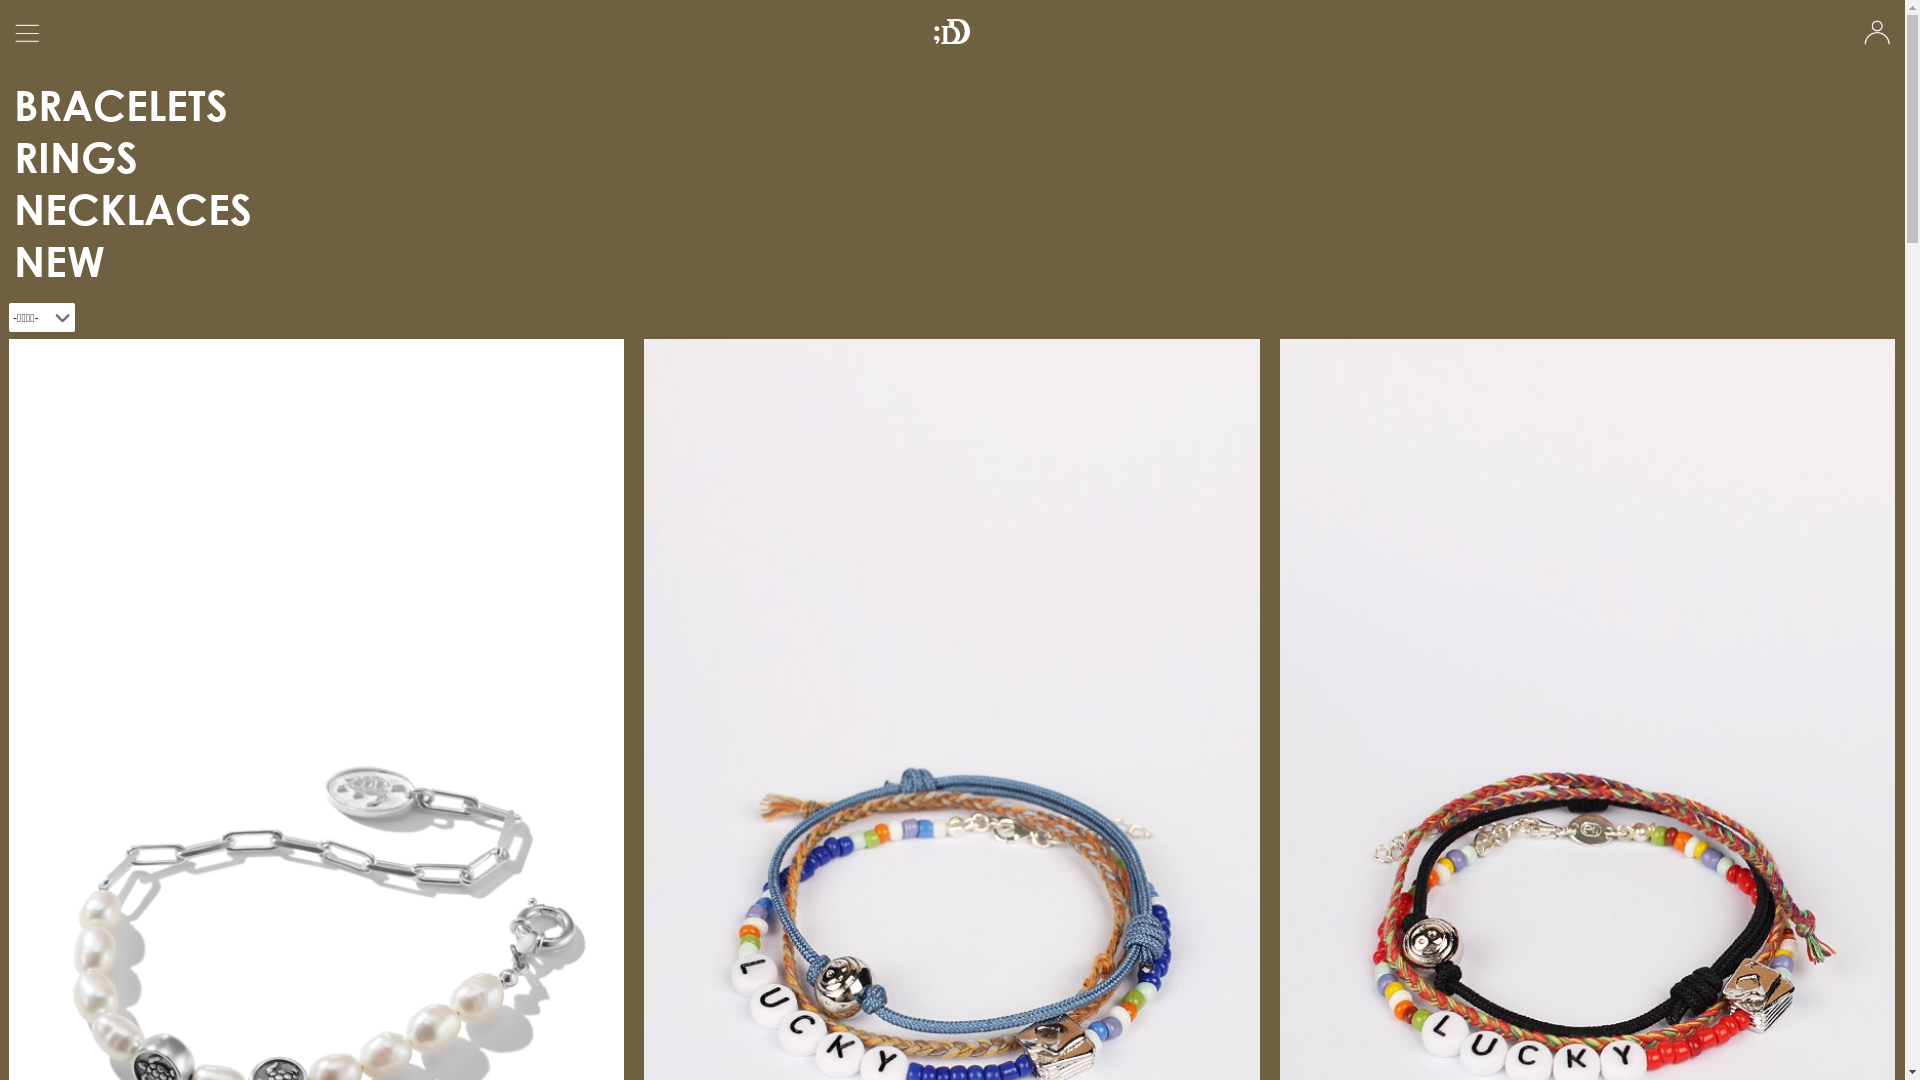 The height and width of the screenshot is (1080, 1920). What do you see at coordinates (119, 104) in the screenshot?
I see `'BRACELETS'` at bounding box center [119, 104].